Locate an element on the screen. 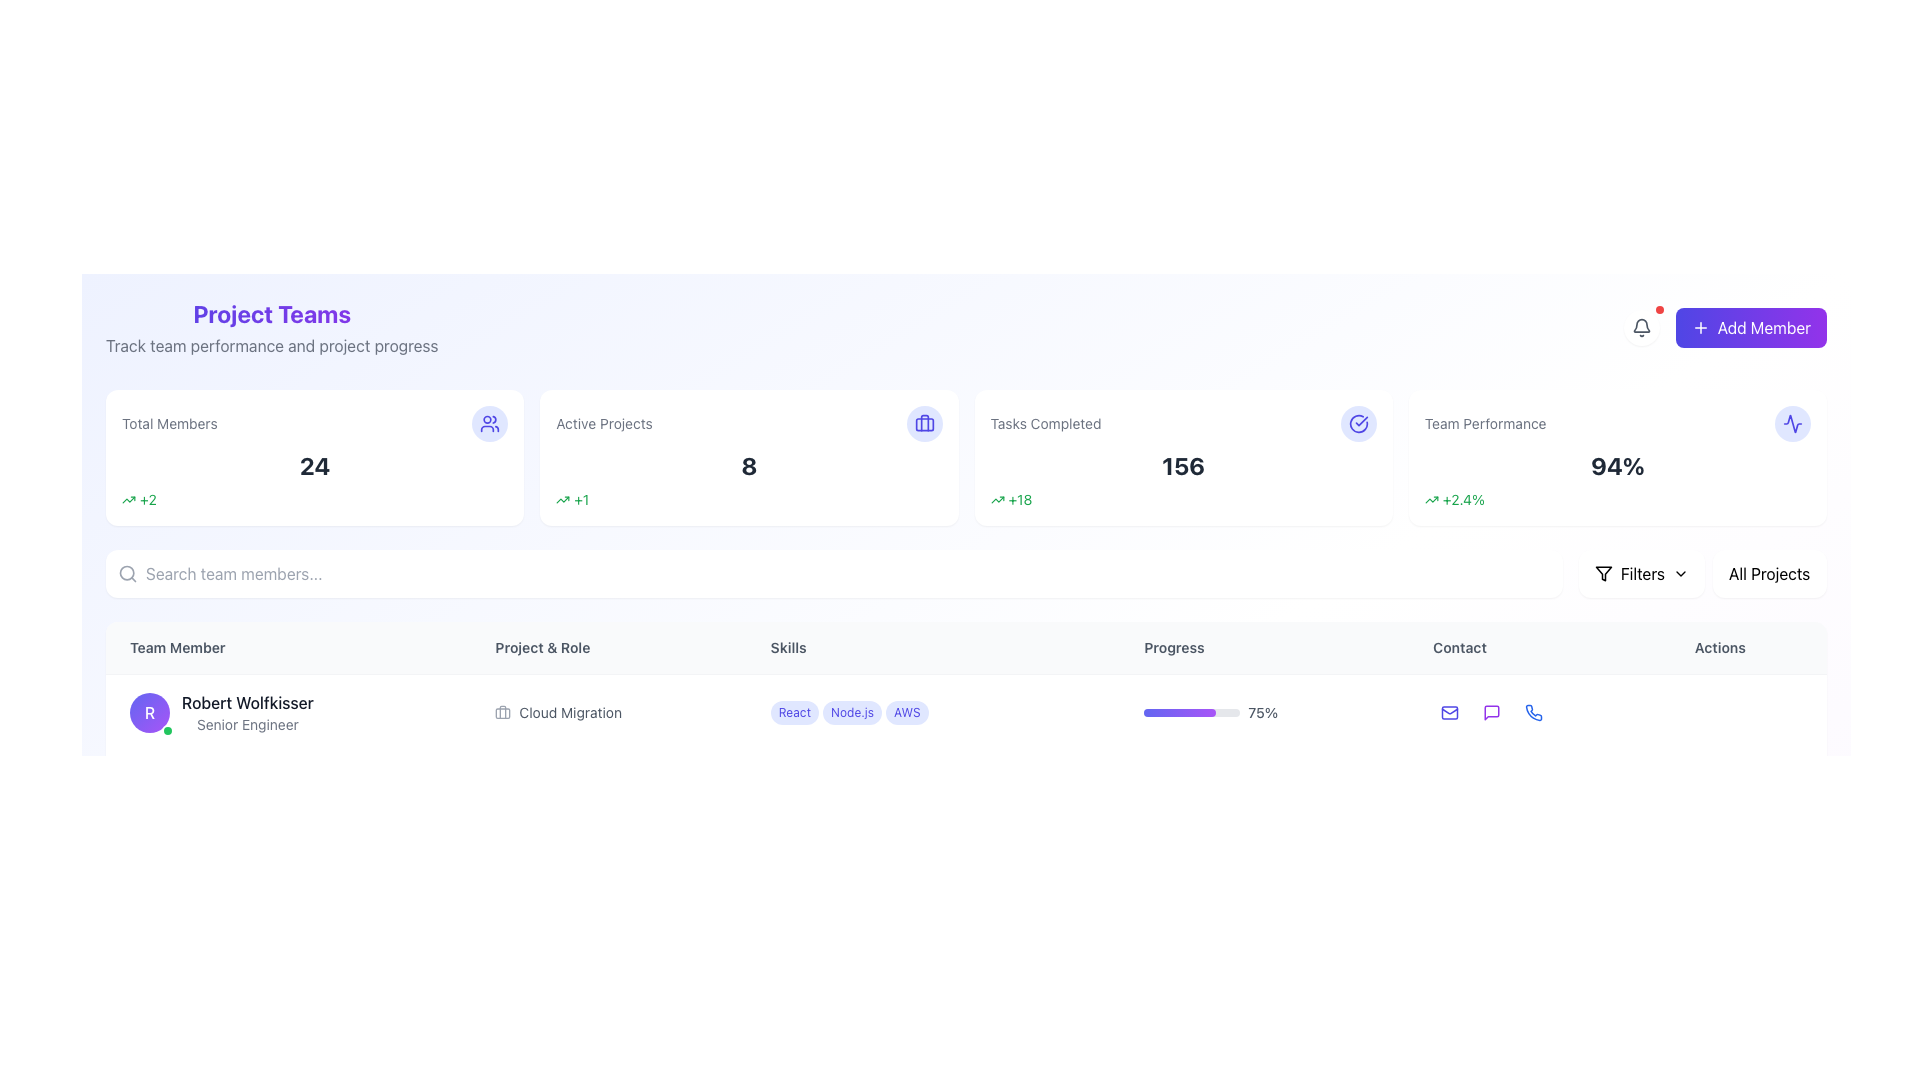 Image resolution: width=1920 pixels, height=1080 pixels. the 'All Projects' filter button located at the top-right section of the interface, adjacent to the 'Filters' button to trigger the hover effect is located at coordinates (1770, 574).